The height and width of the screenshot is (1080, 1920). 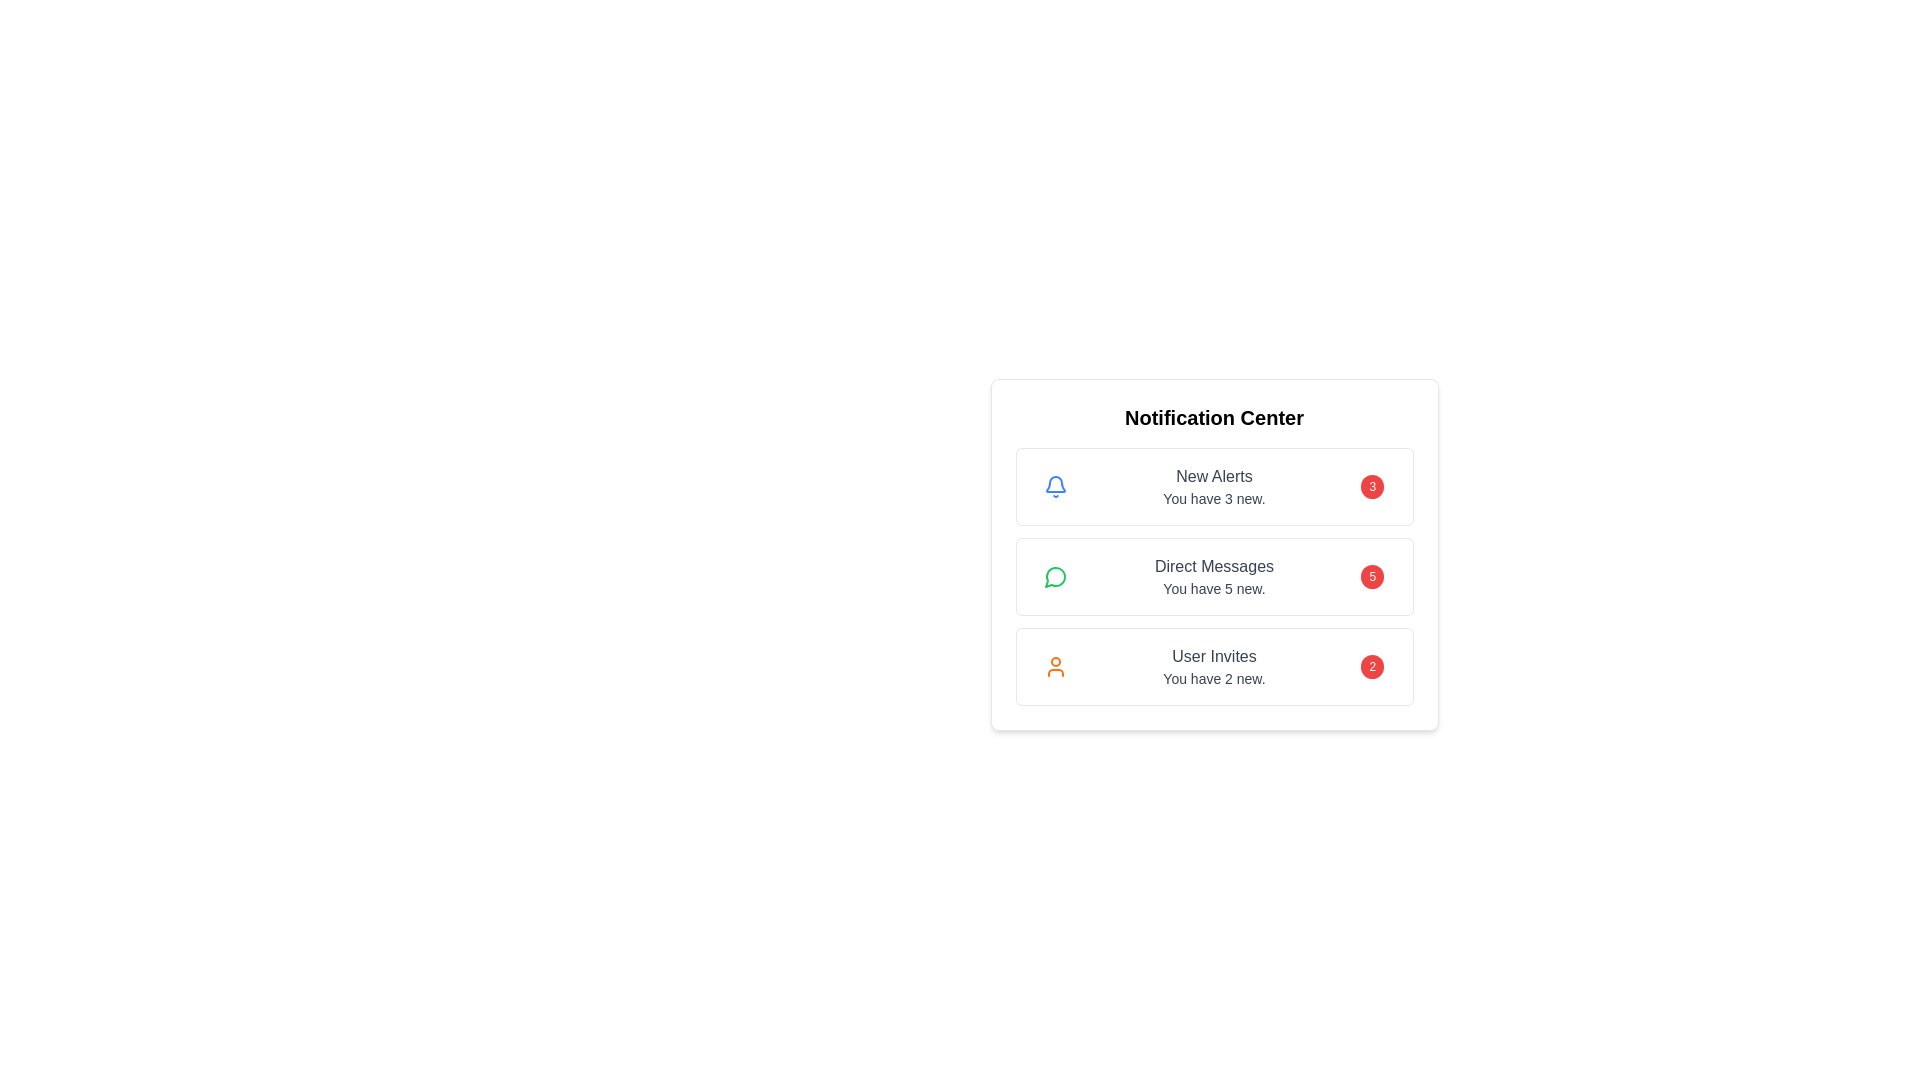 What do you see at coordinates (1213, 477) in the screenshot?
I see `the 'New Alerts' text label, which is prominently displayed in dark gray within the first notification card of the Notification Center` at bounding box center [1213, 477].